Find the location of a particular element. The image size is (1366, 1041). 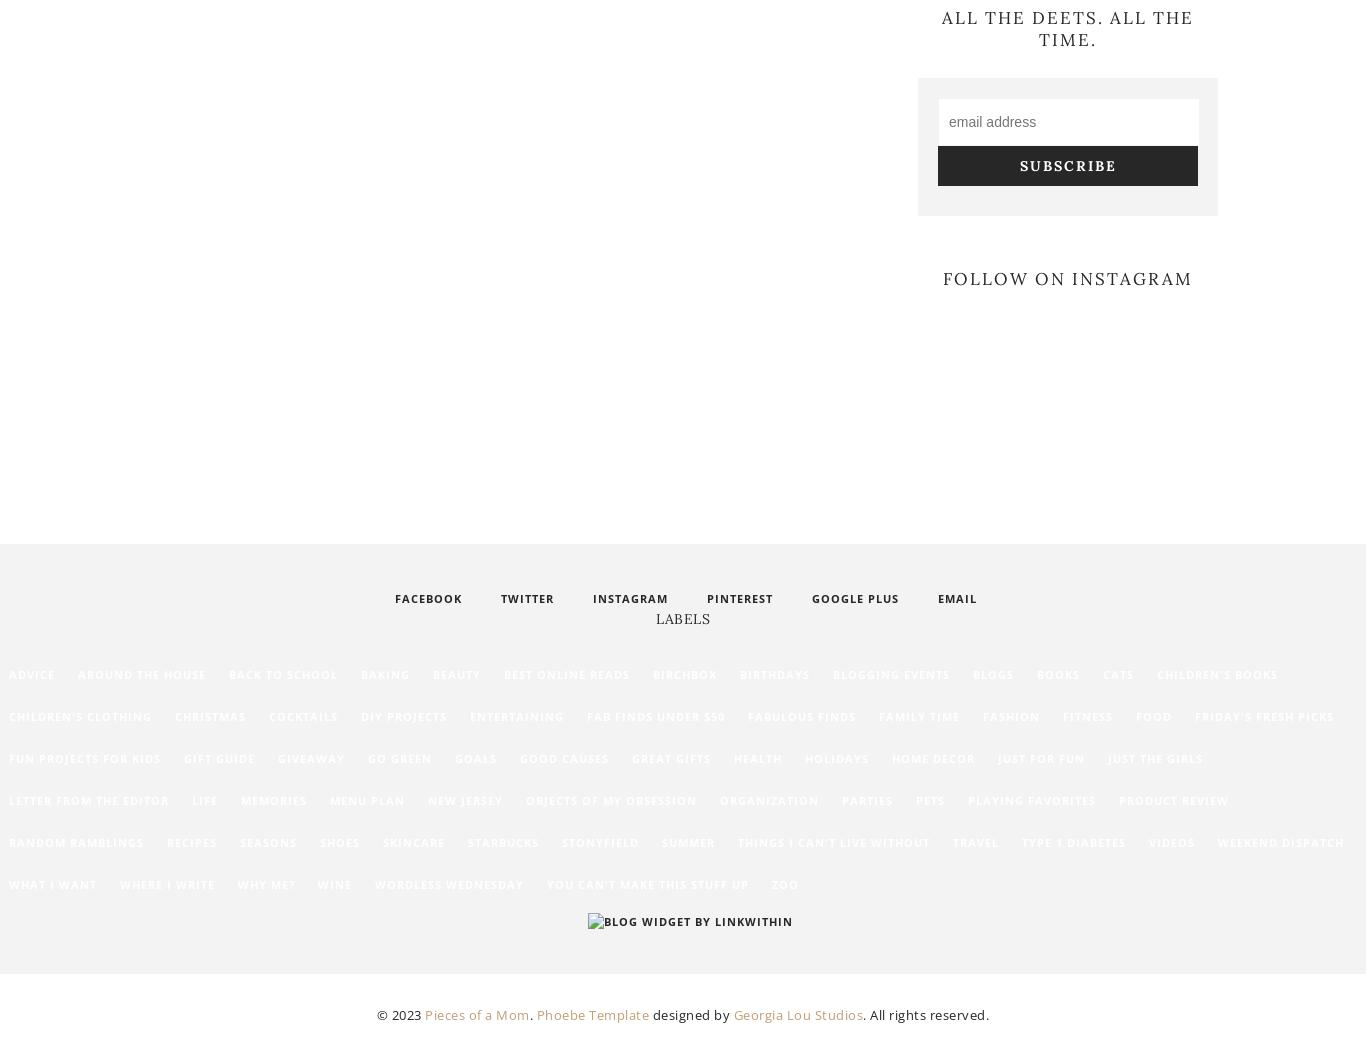

'Holidays' is located at coordinates (835, 758).